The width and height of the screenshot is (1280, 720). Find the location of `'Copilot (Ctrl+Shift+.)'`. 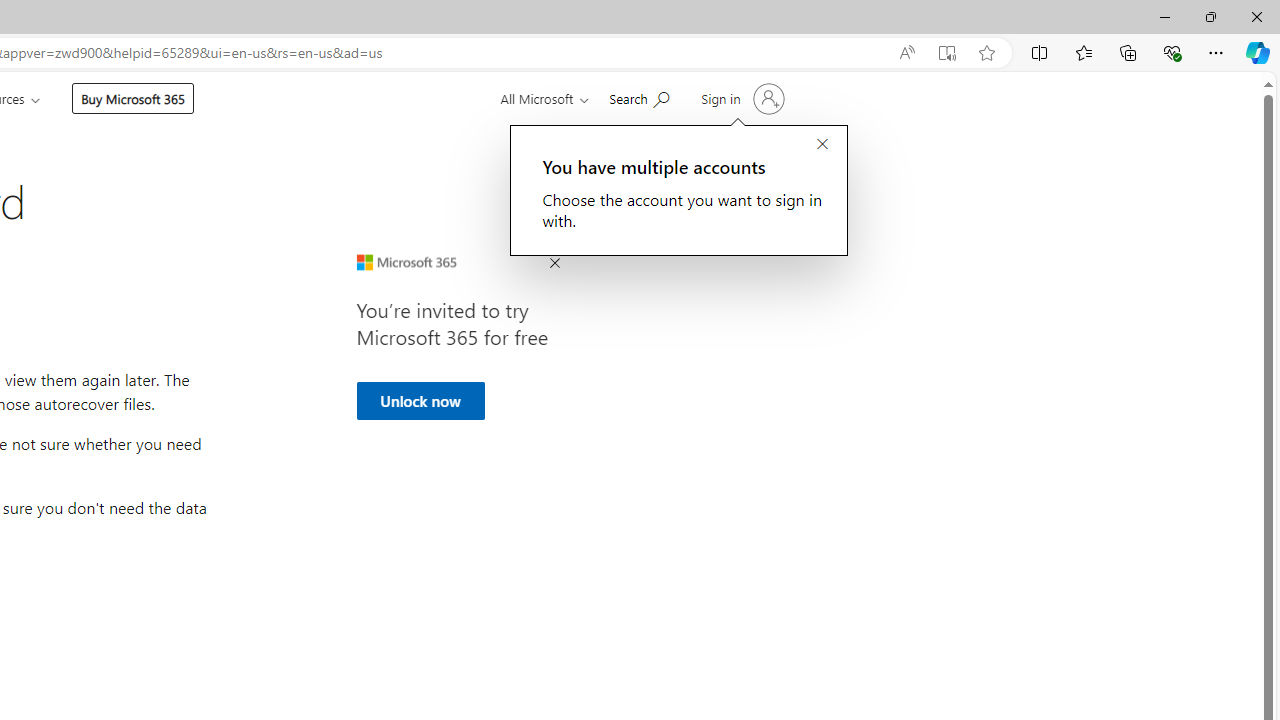

'Copilot (Ctrl+Shift+.)' is located at coordinates (1257, 51).